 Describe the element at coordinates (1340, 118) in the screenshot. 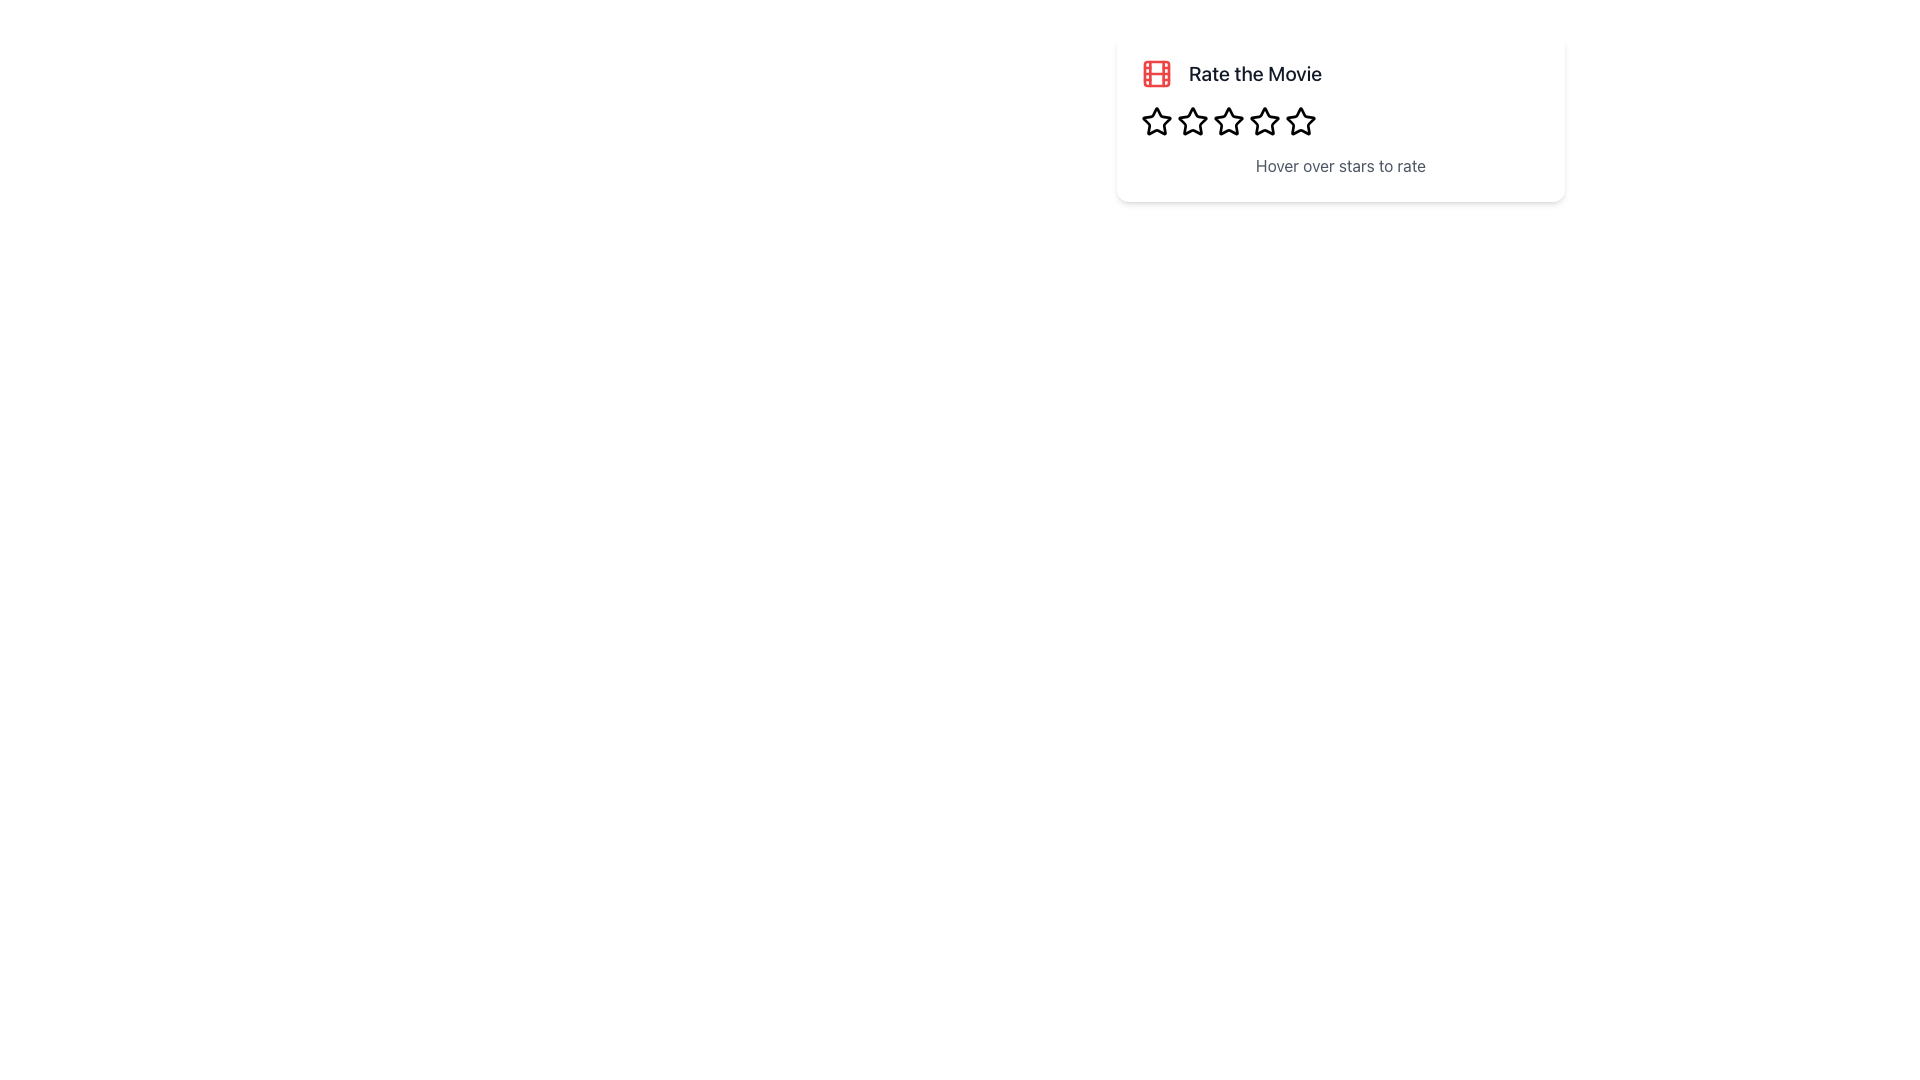

I see `instructional text 'Hover over stars to rate' within the rating card that has a red film icon and the title 'Rate the Movie'` at that location.